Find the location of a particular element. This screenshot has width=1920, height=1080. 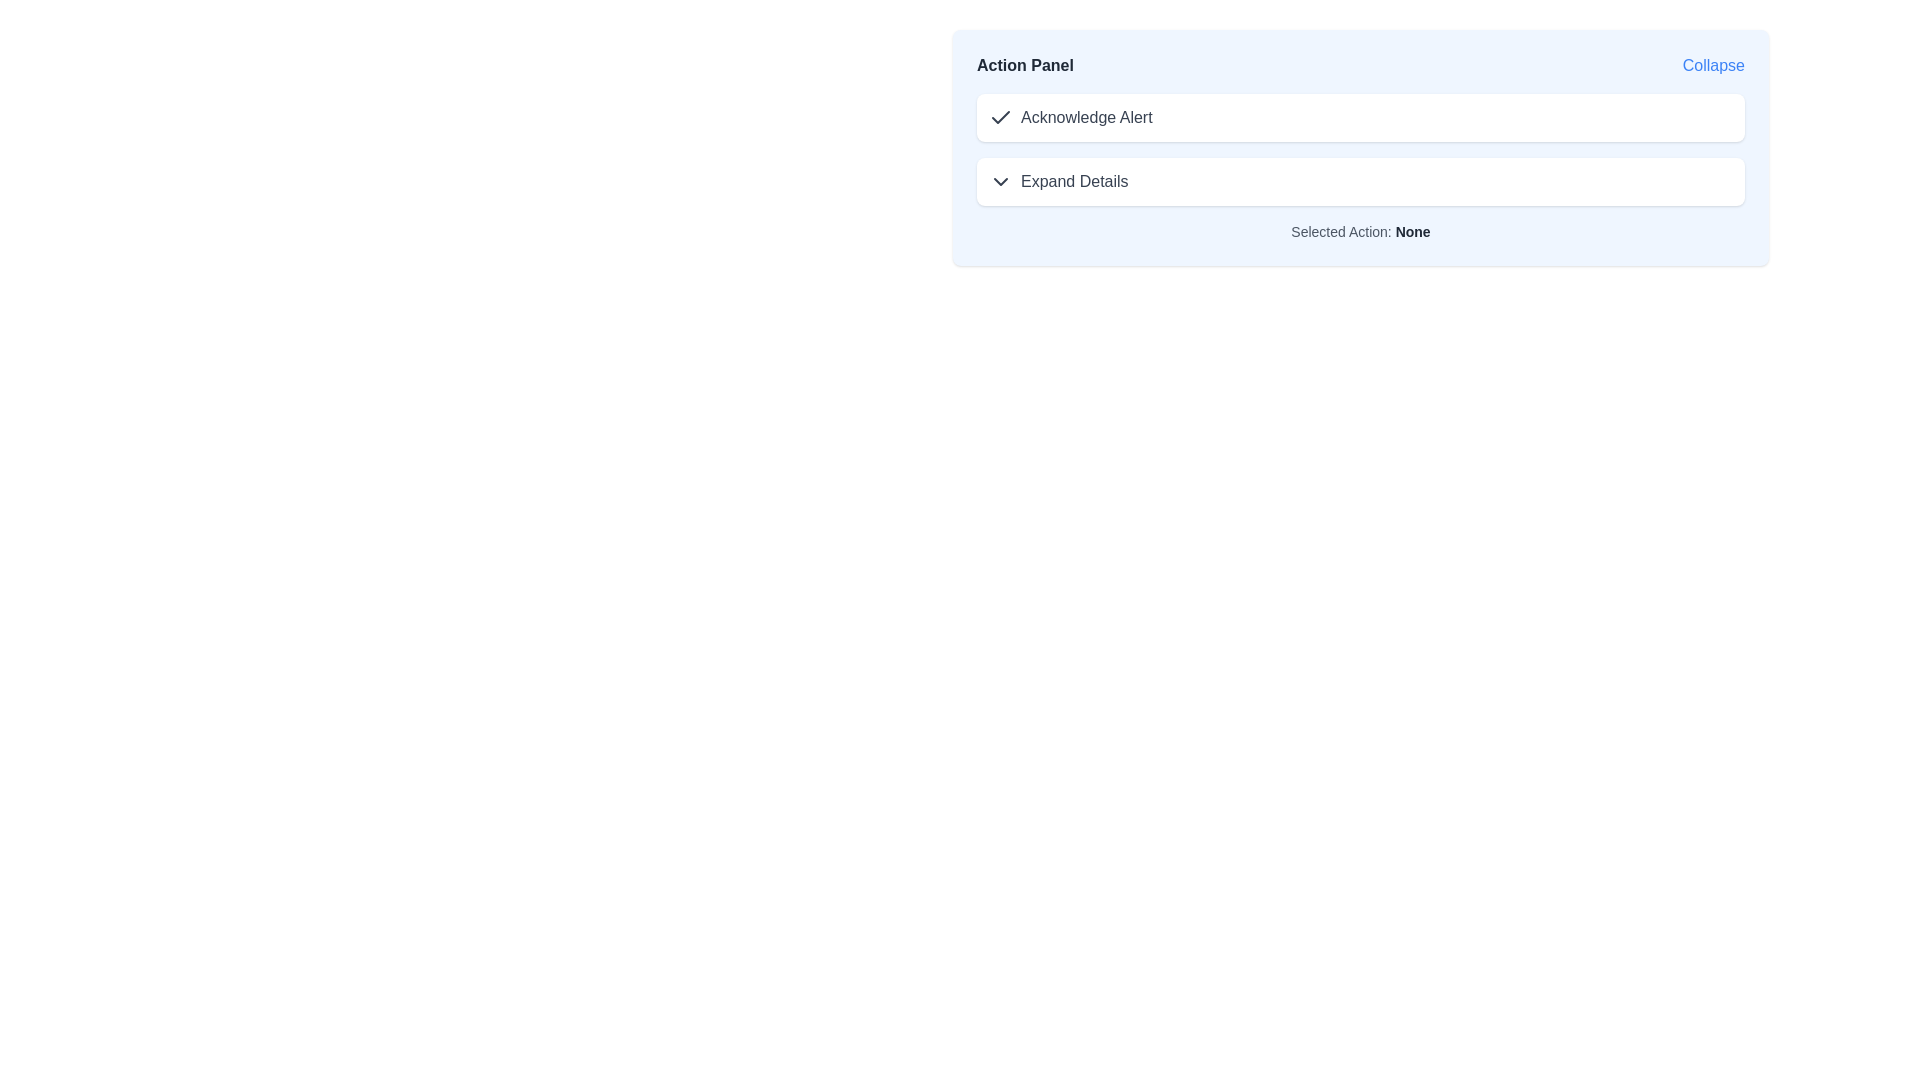

the chevron-down icon located to the left of the text 'Expand Details' is located at coordinates (1001, 181).